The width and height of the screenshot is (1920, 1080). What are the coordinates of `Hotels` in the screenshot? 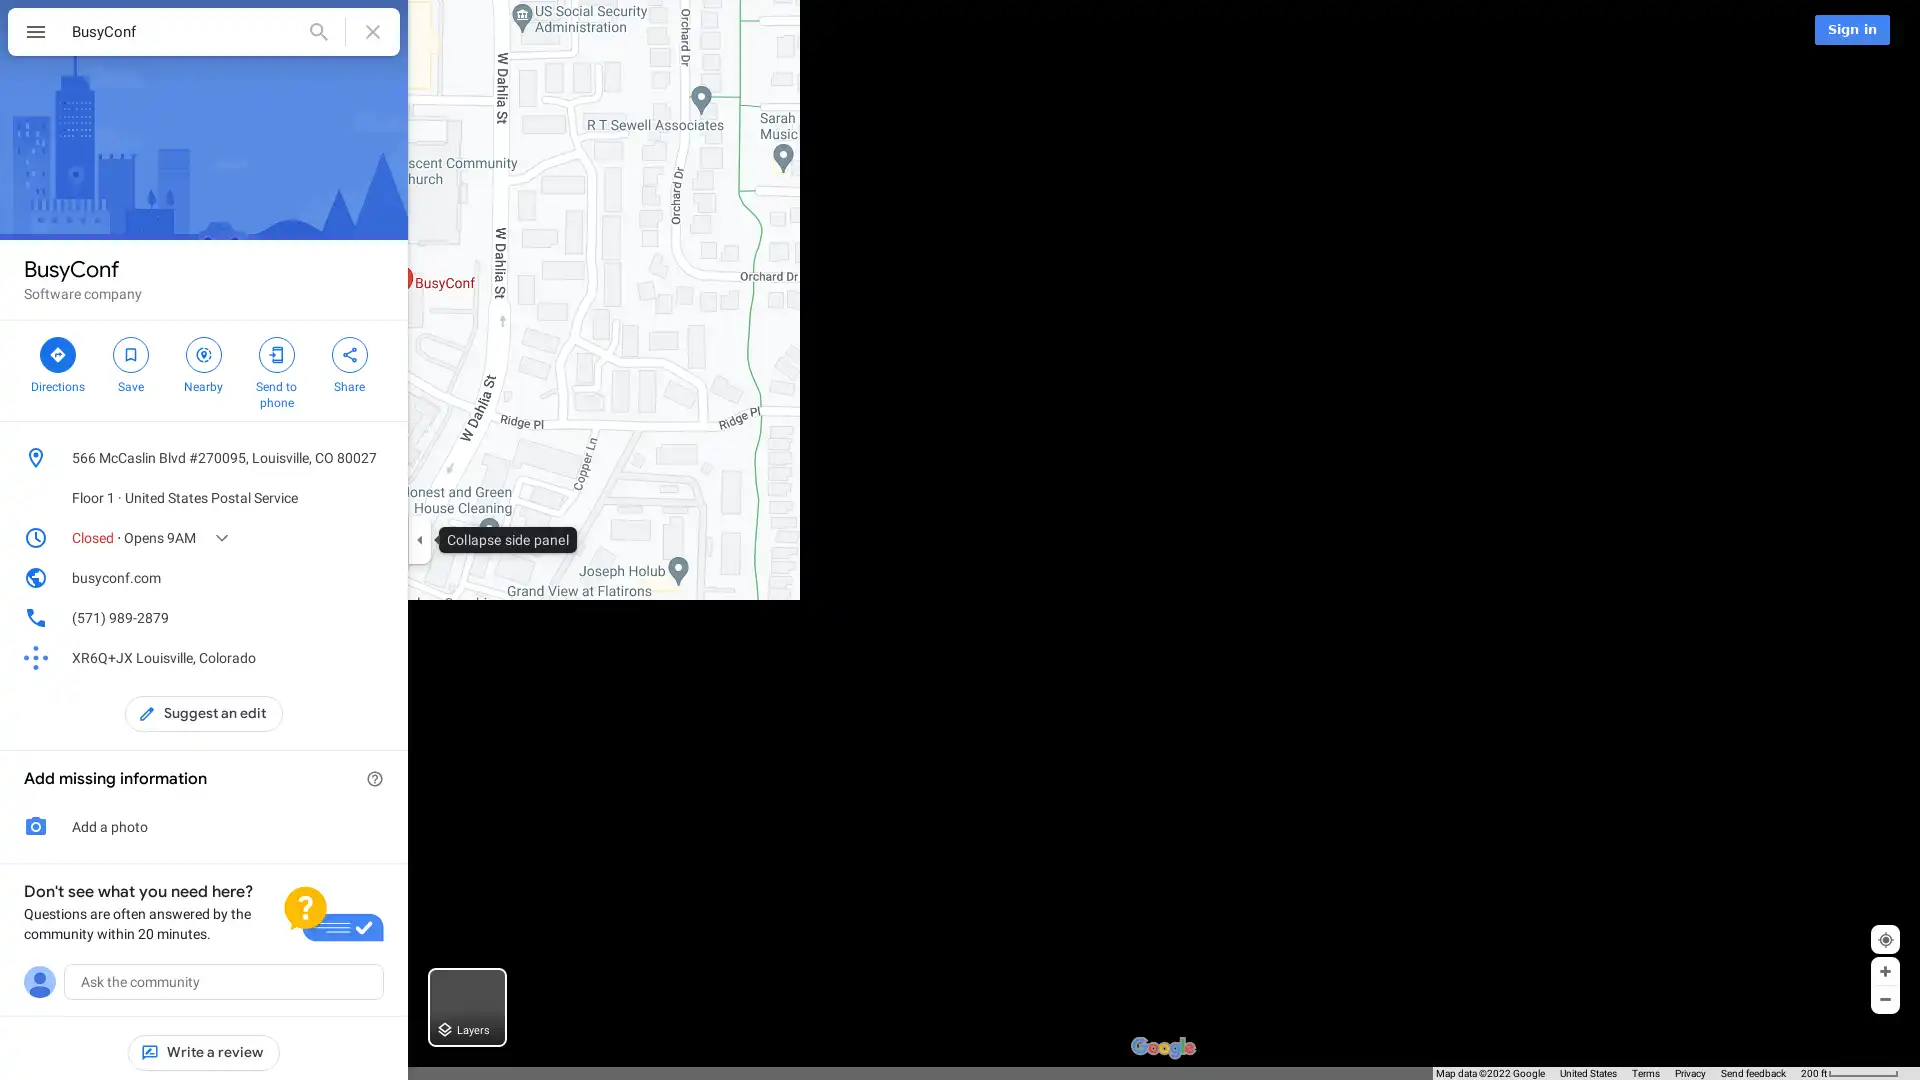 It's located at (587, 31).